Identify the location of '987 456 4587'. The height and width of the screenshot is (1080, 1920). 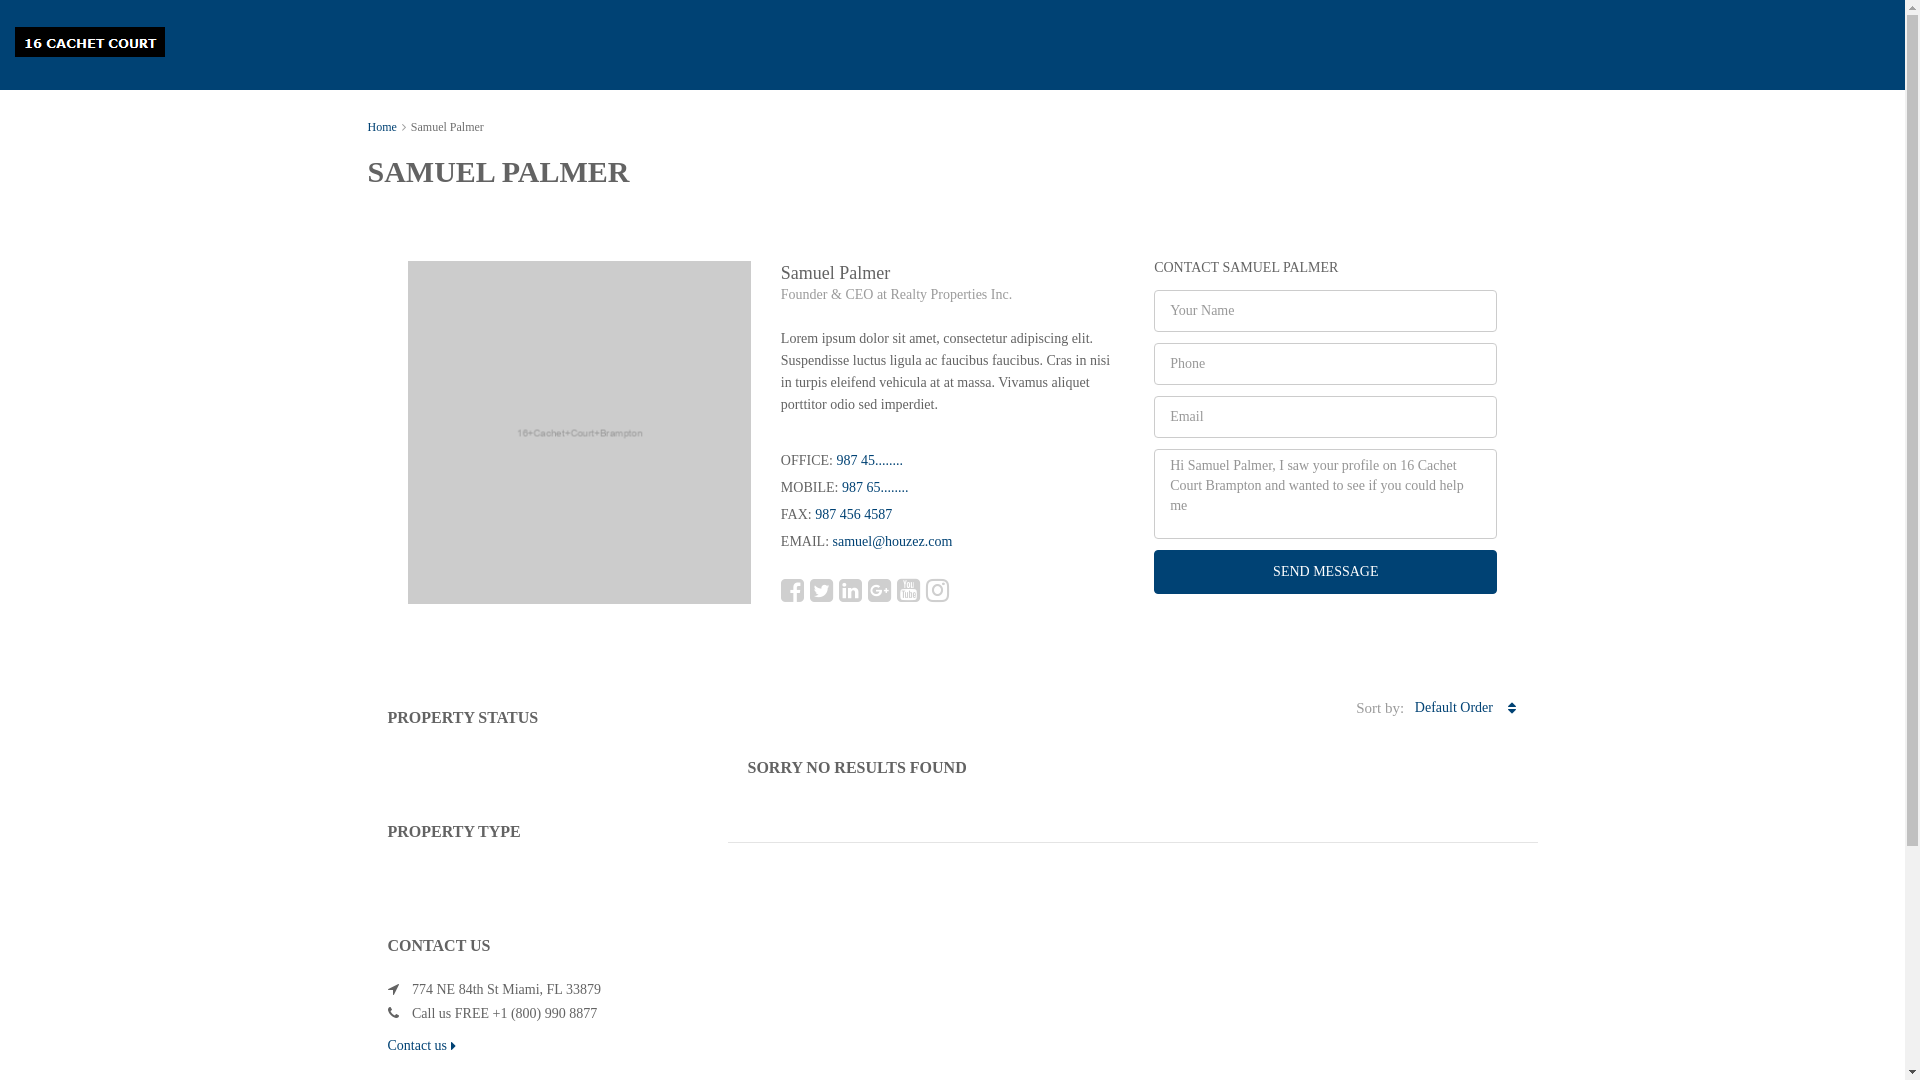
(853, 513).